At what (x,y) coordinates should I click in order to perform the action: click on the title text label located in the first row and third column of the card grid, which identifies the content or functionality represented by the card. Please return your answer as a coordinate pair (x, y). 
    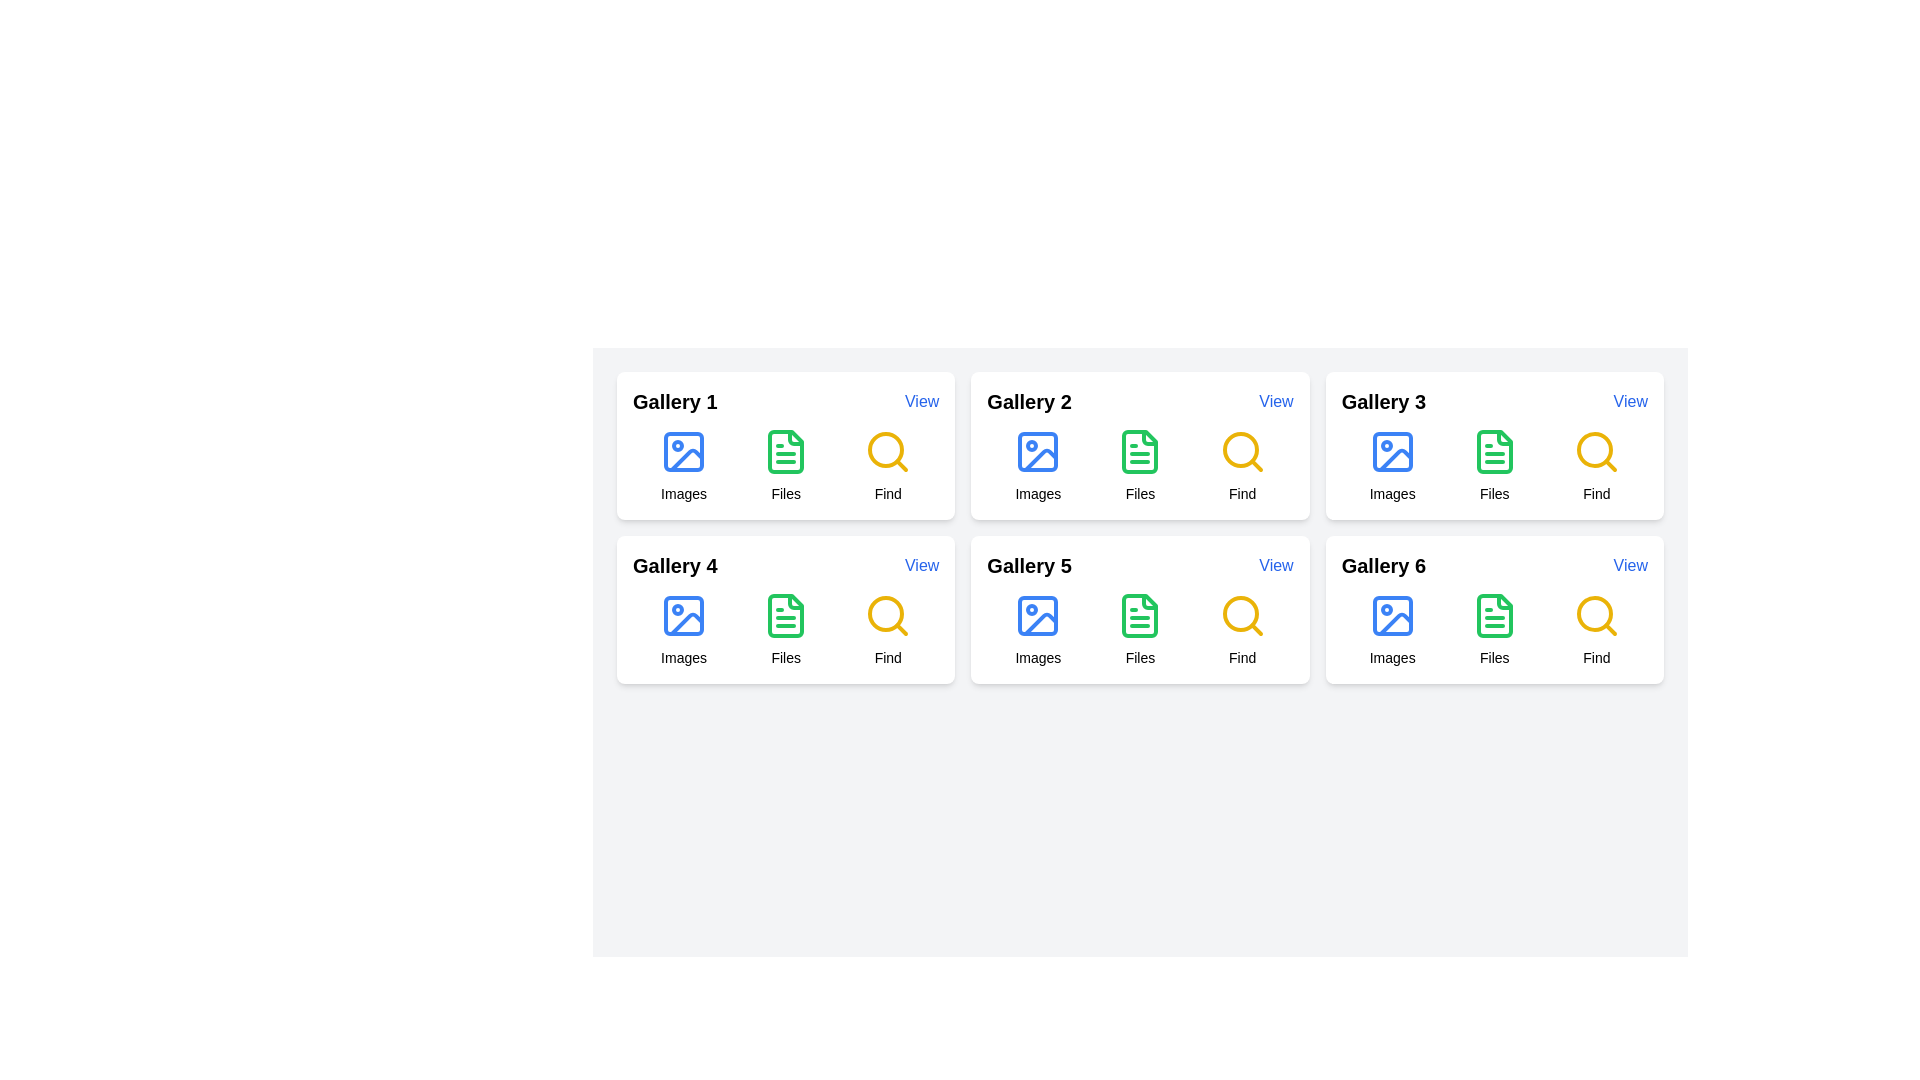
    Looking at the image, I should click on (1382, 401).